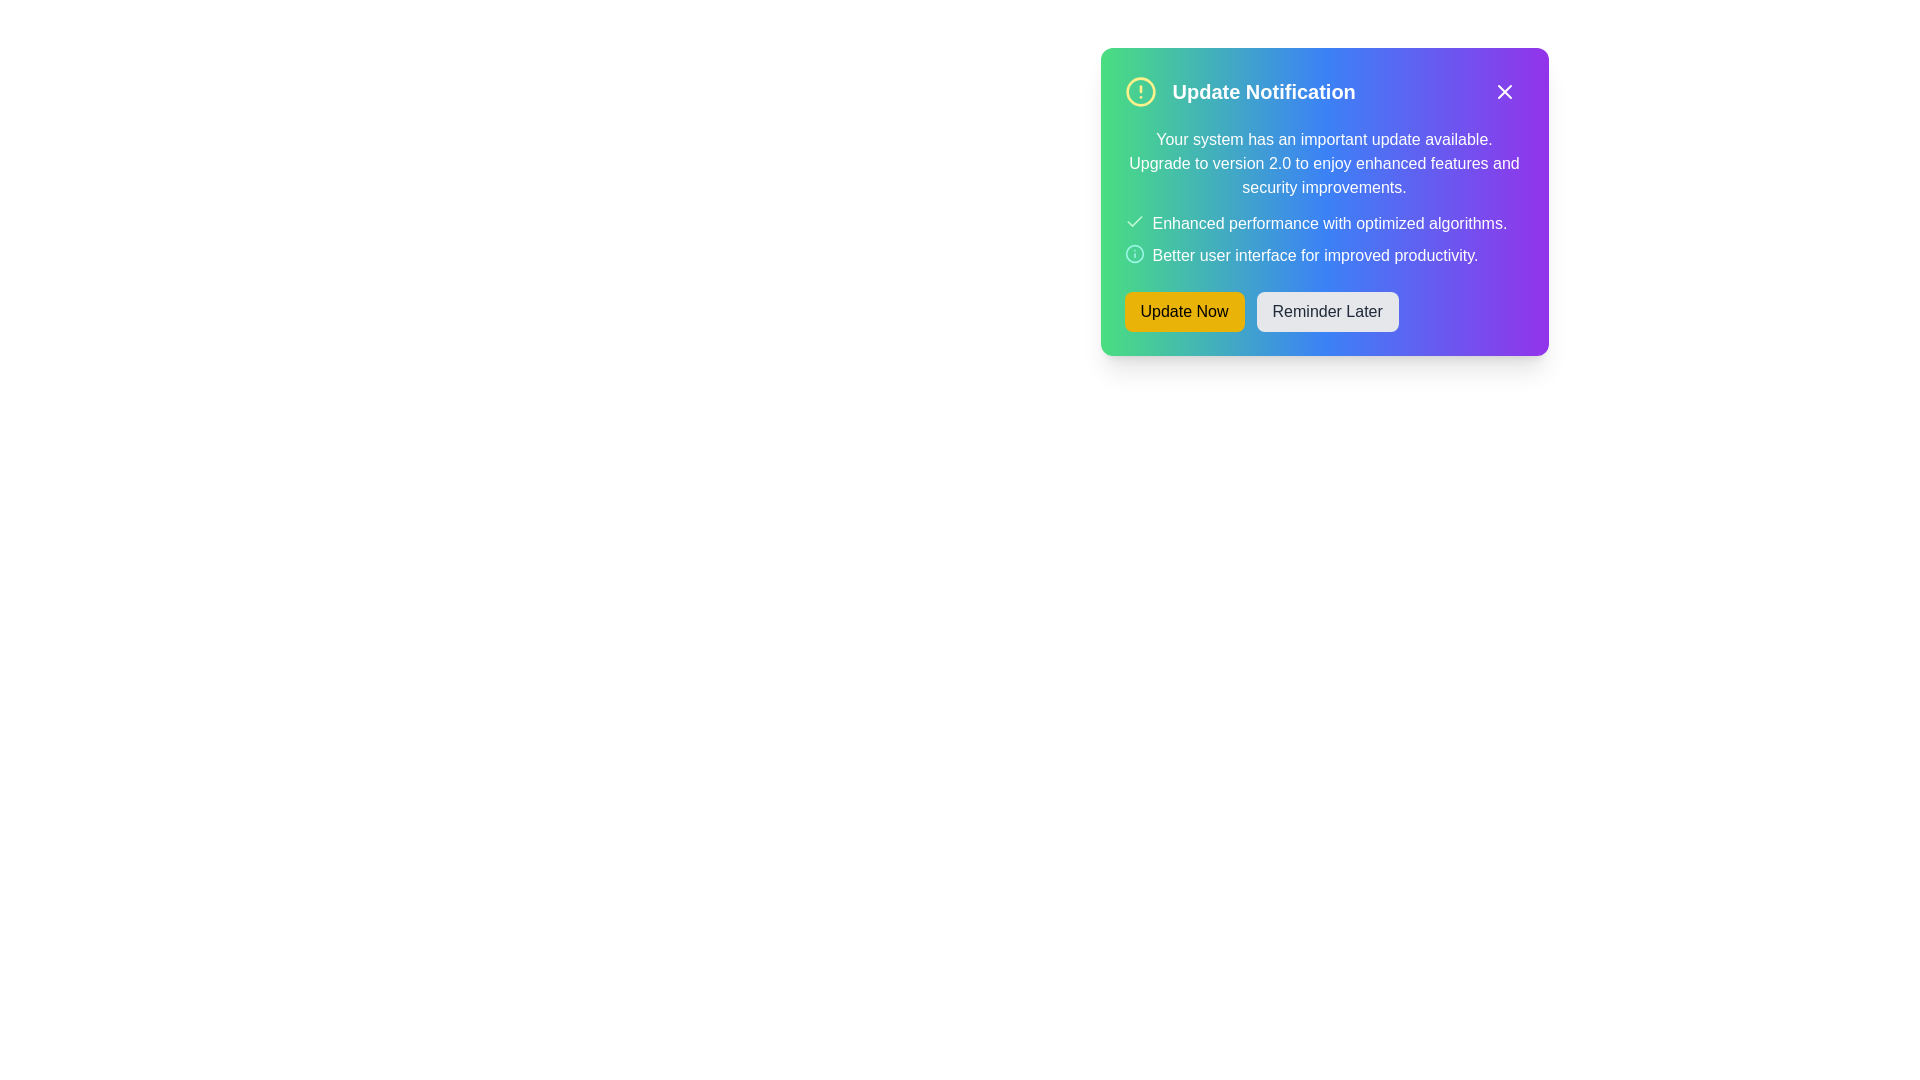 This screenshot has height=1080, width=1920. Describe the element at coordinates (1327, 312) in the screenshot. I see `the 'Reminder Later' button in the notification dialog to postpone the action` at that location.